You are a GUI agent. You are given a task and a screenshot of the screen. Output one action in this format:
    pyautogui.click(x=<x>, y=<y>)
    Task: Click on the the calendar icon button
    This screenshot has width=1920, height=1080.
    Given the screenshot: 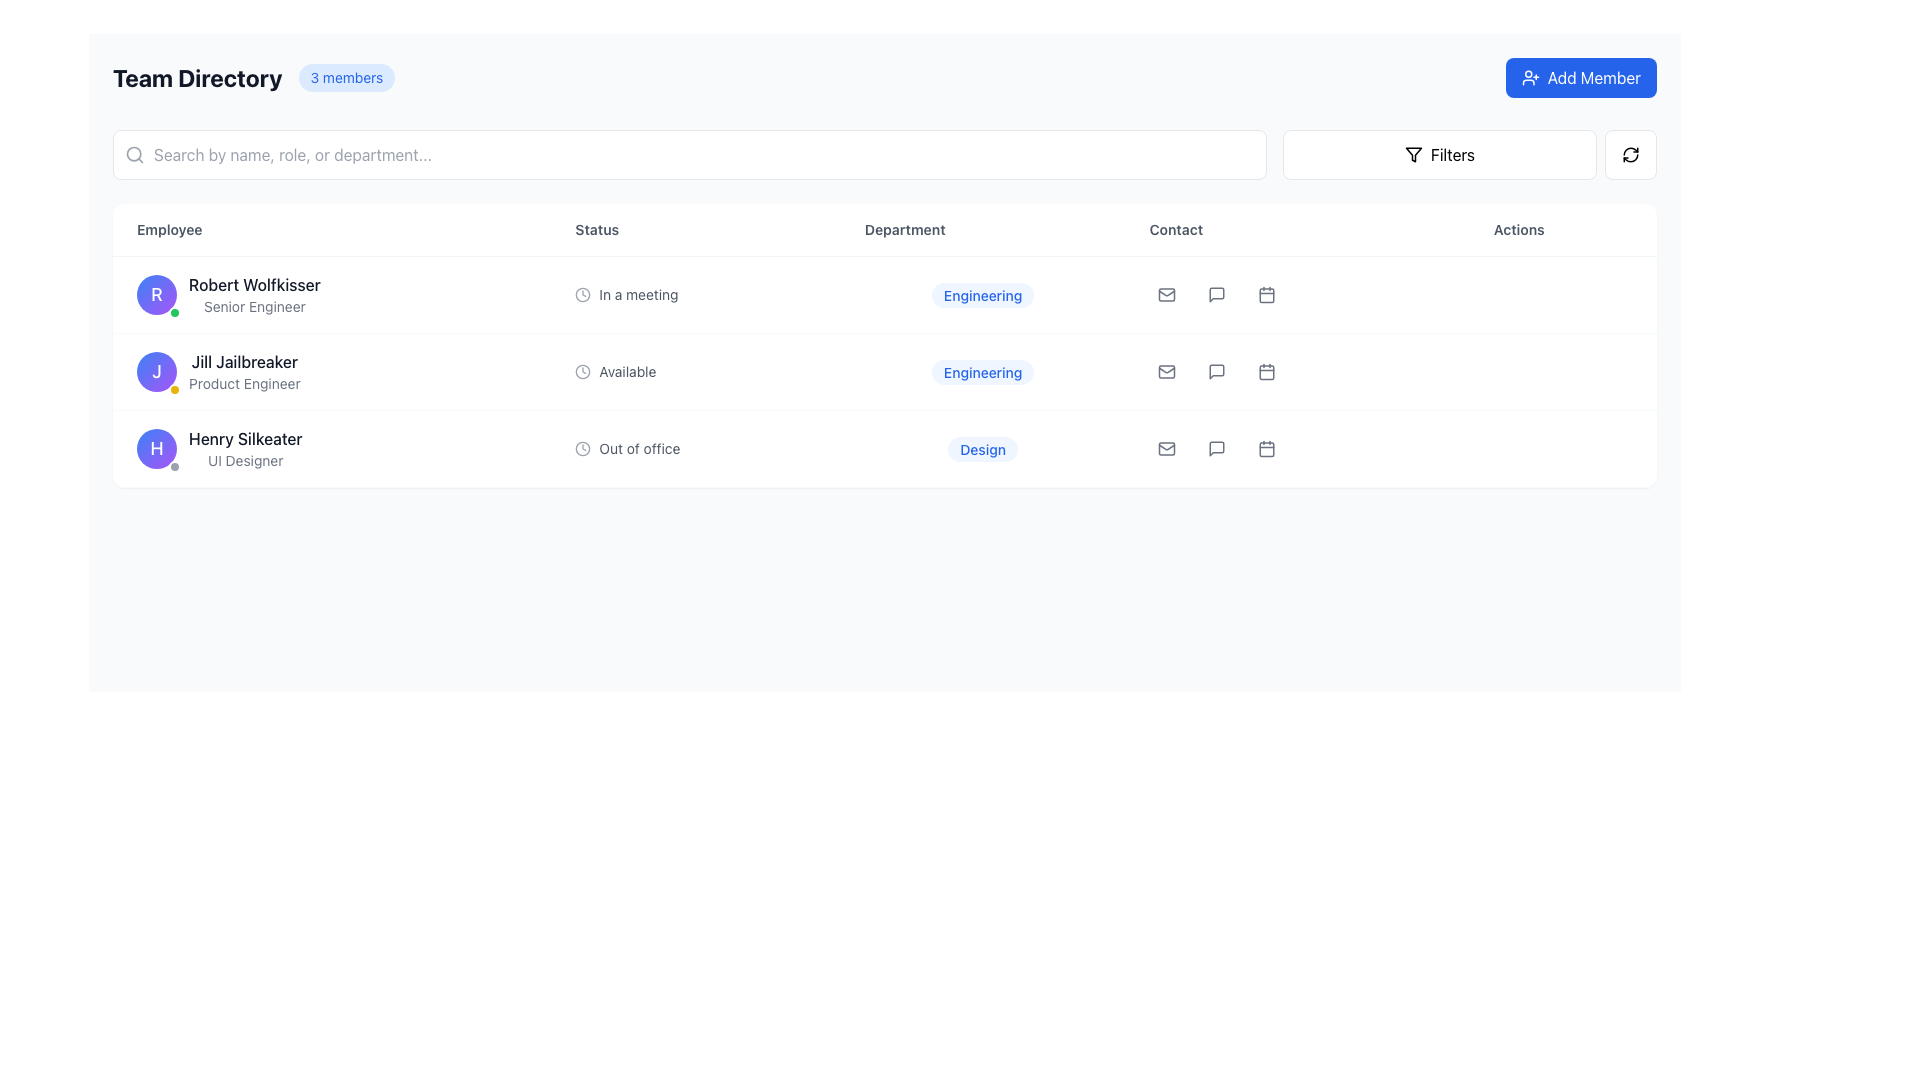 What is the action you would take?
    pyautogui.click(x=1265, y=371)
    